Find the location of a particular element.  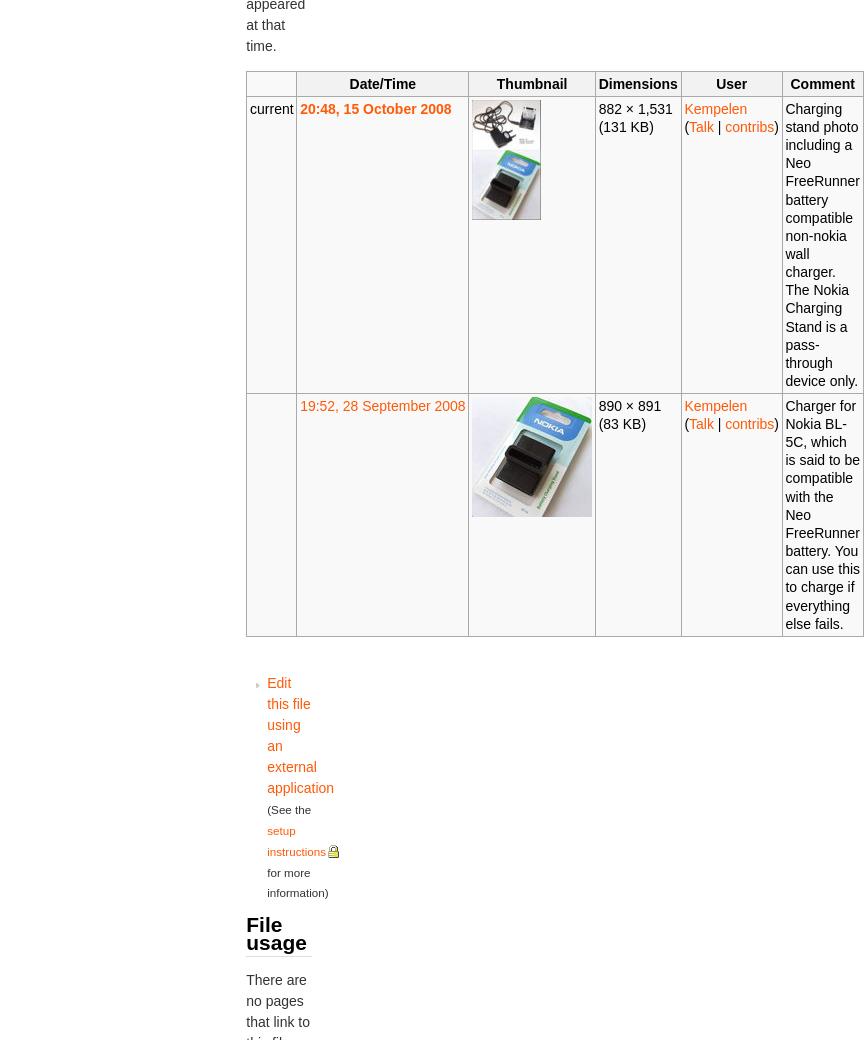

'Charging stand photo including a Neo FreeRunner battery compatible non-nokia wall charger. The Nokia Charging Stand is a pass-through device only.' is located at coordinates (821, 244).